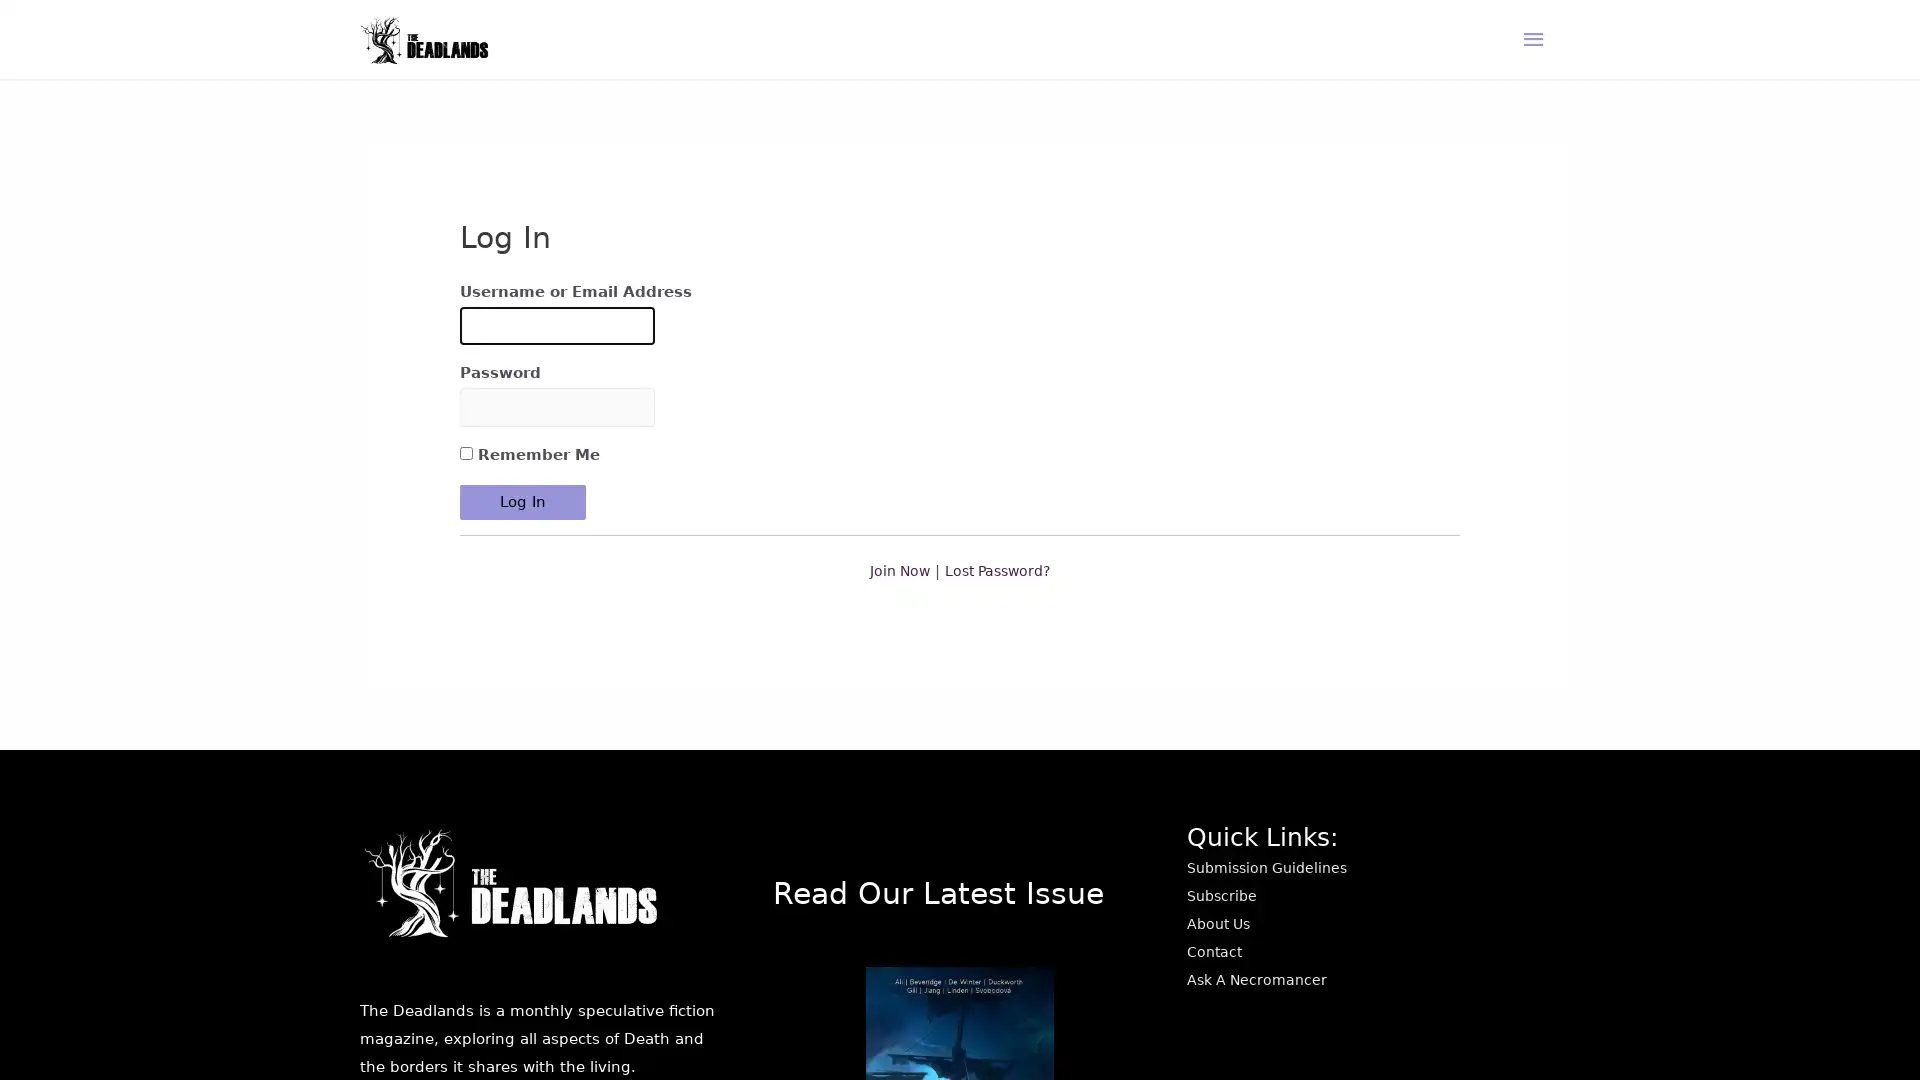 This screenshot has height=1080, width=1920. Describe the element at coordinates (1533, 60) in the screenshot. I see `Main Menu` at that location.